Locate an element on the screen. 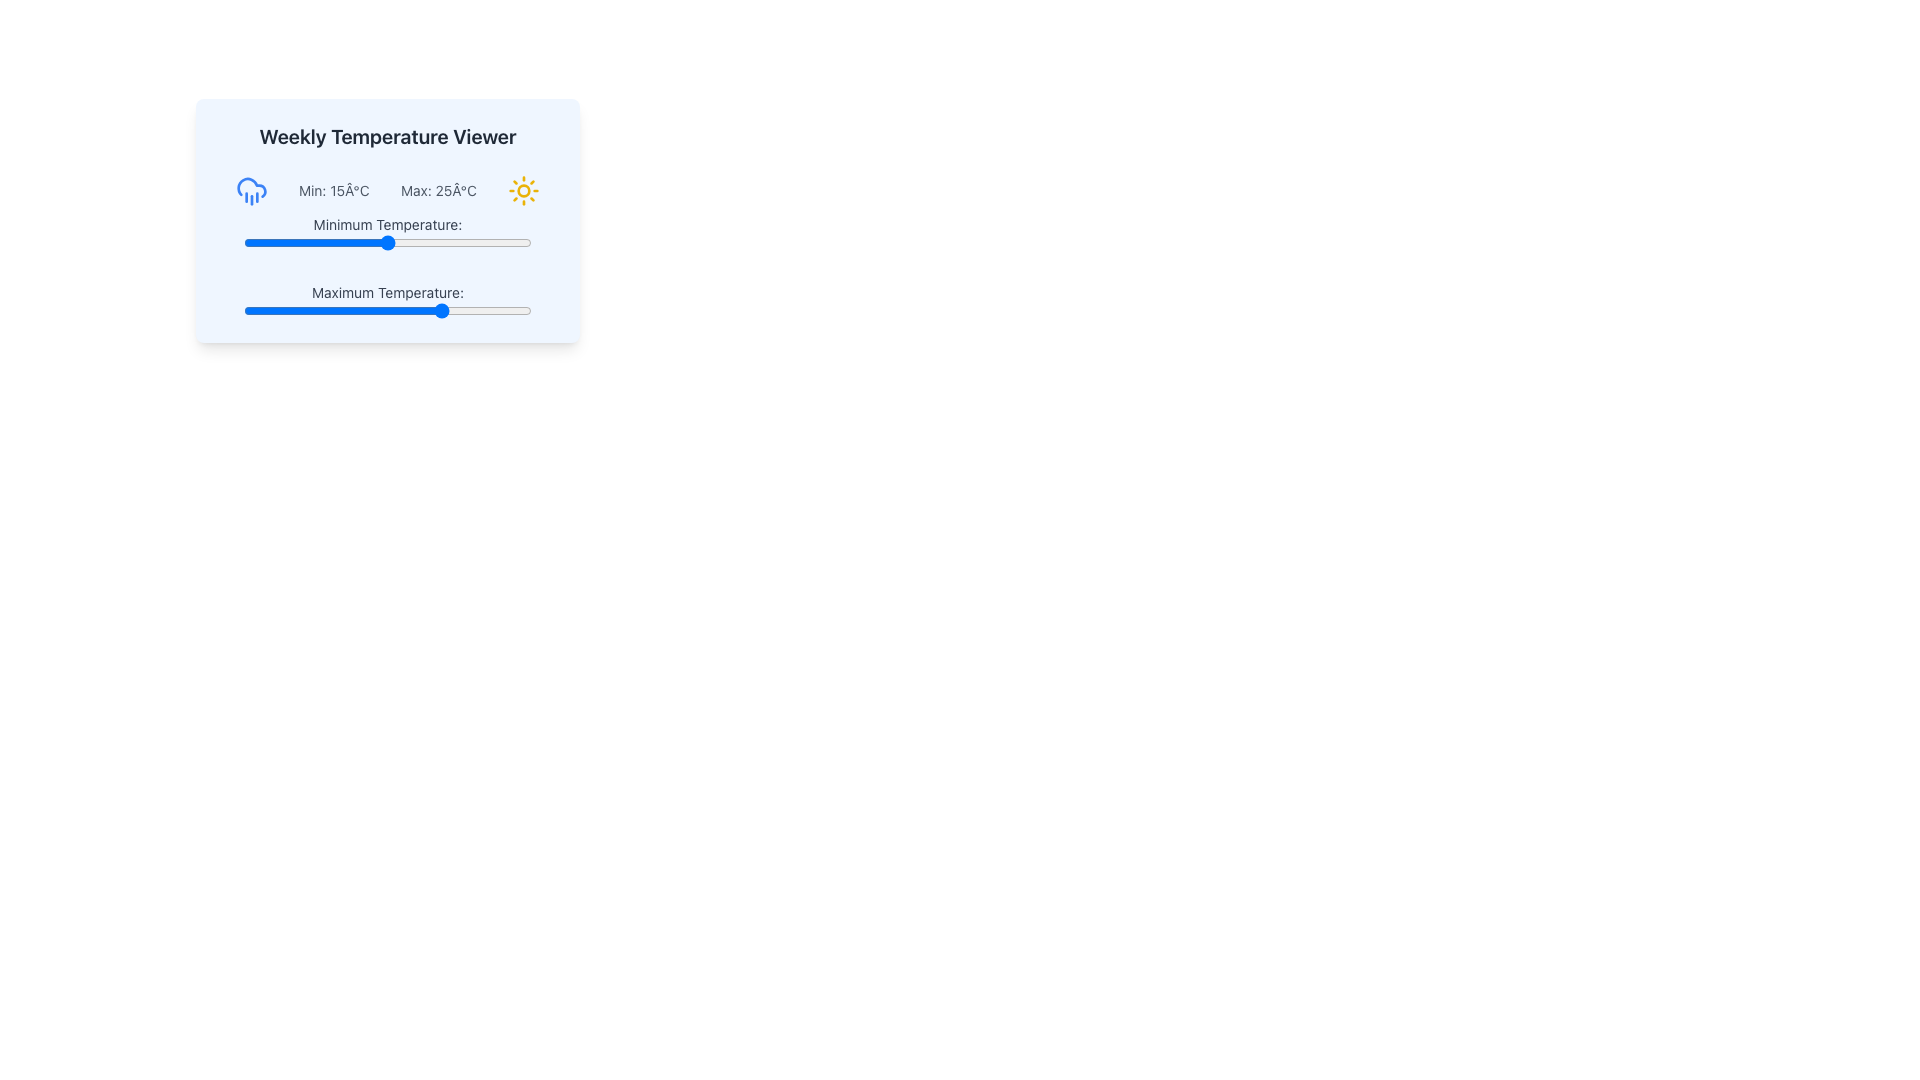  the maximum temperature is located at coordinates (399, 311).